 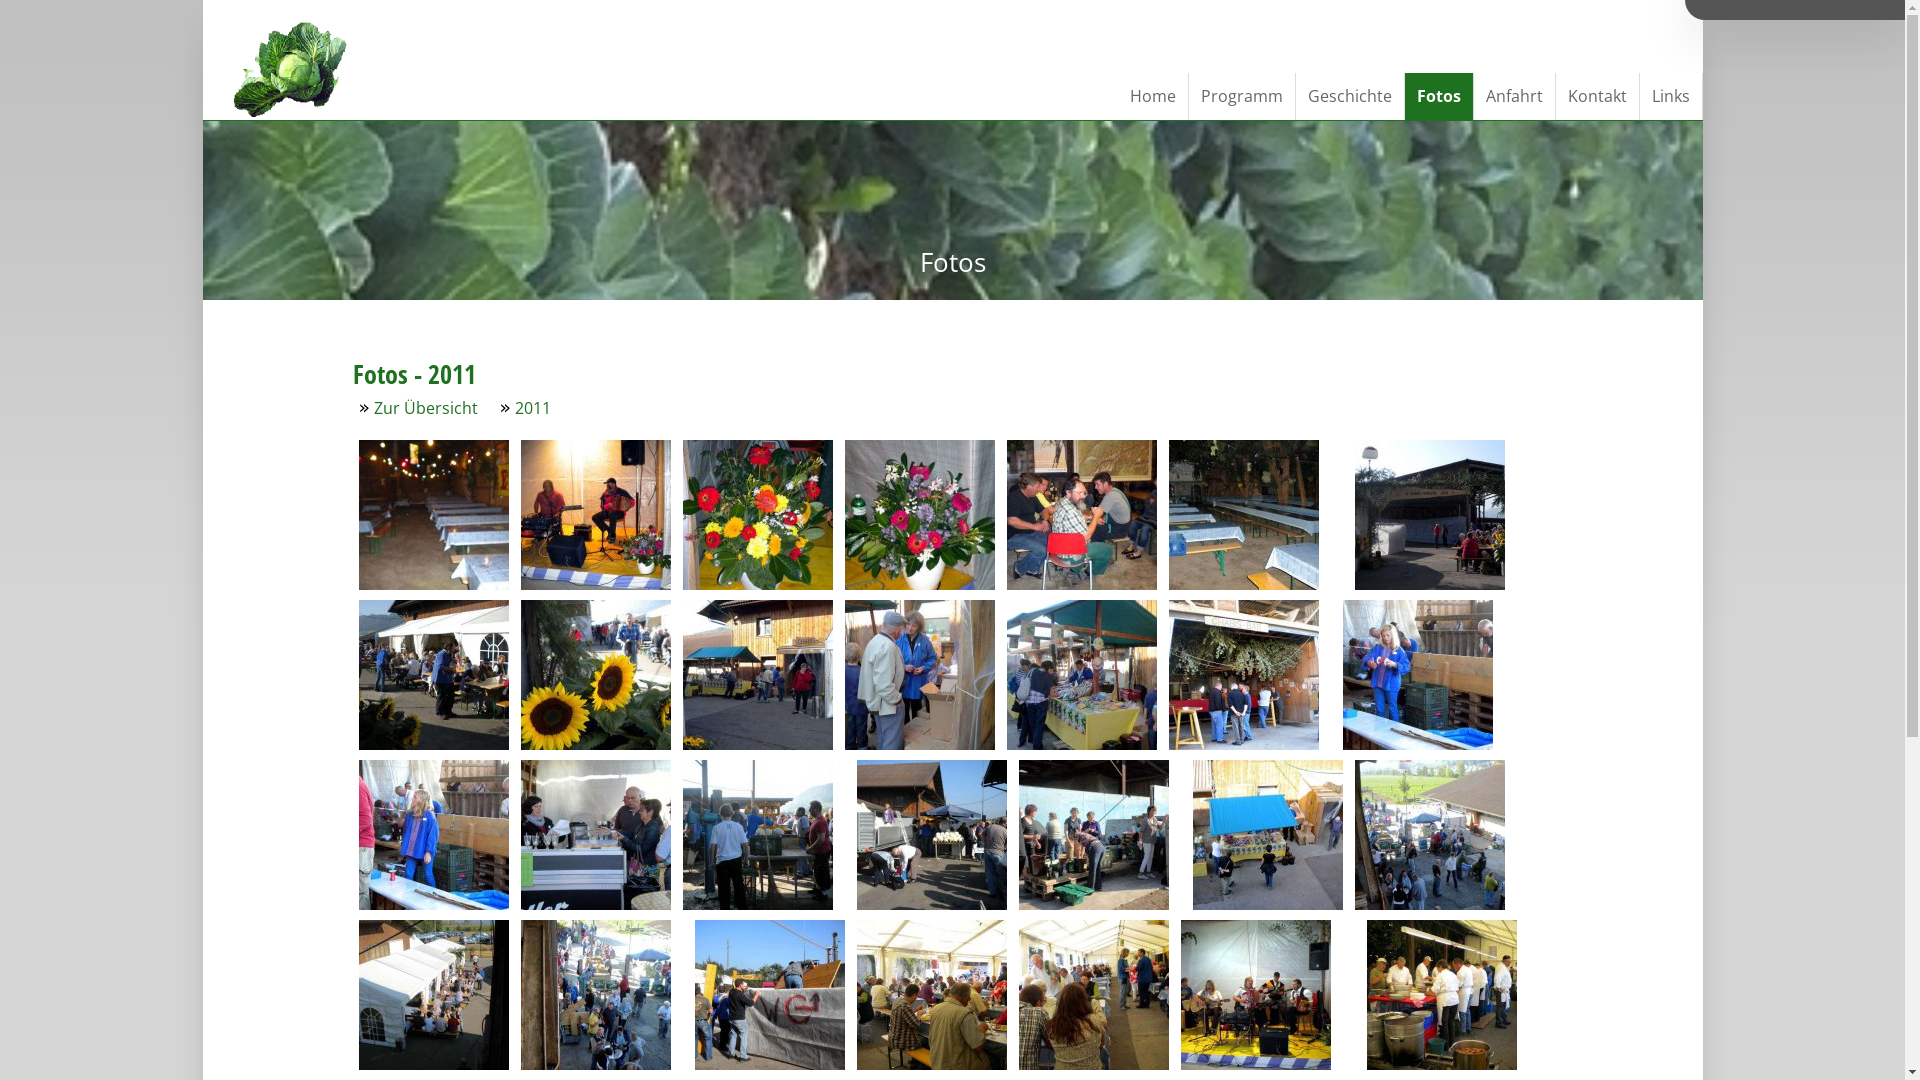 What do you see at coordinates (1437, 96) in the screenshot?
I see `'Fotos'` at bounding box center [1437, 96].